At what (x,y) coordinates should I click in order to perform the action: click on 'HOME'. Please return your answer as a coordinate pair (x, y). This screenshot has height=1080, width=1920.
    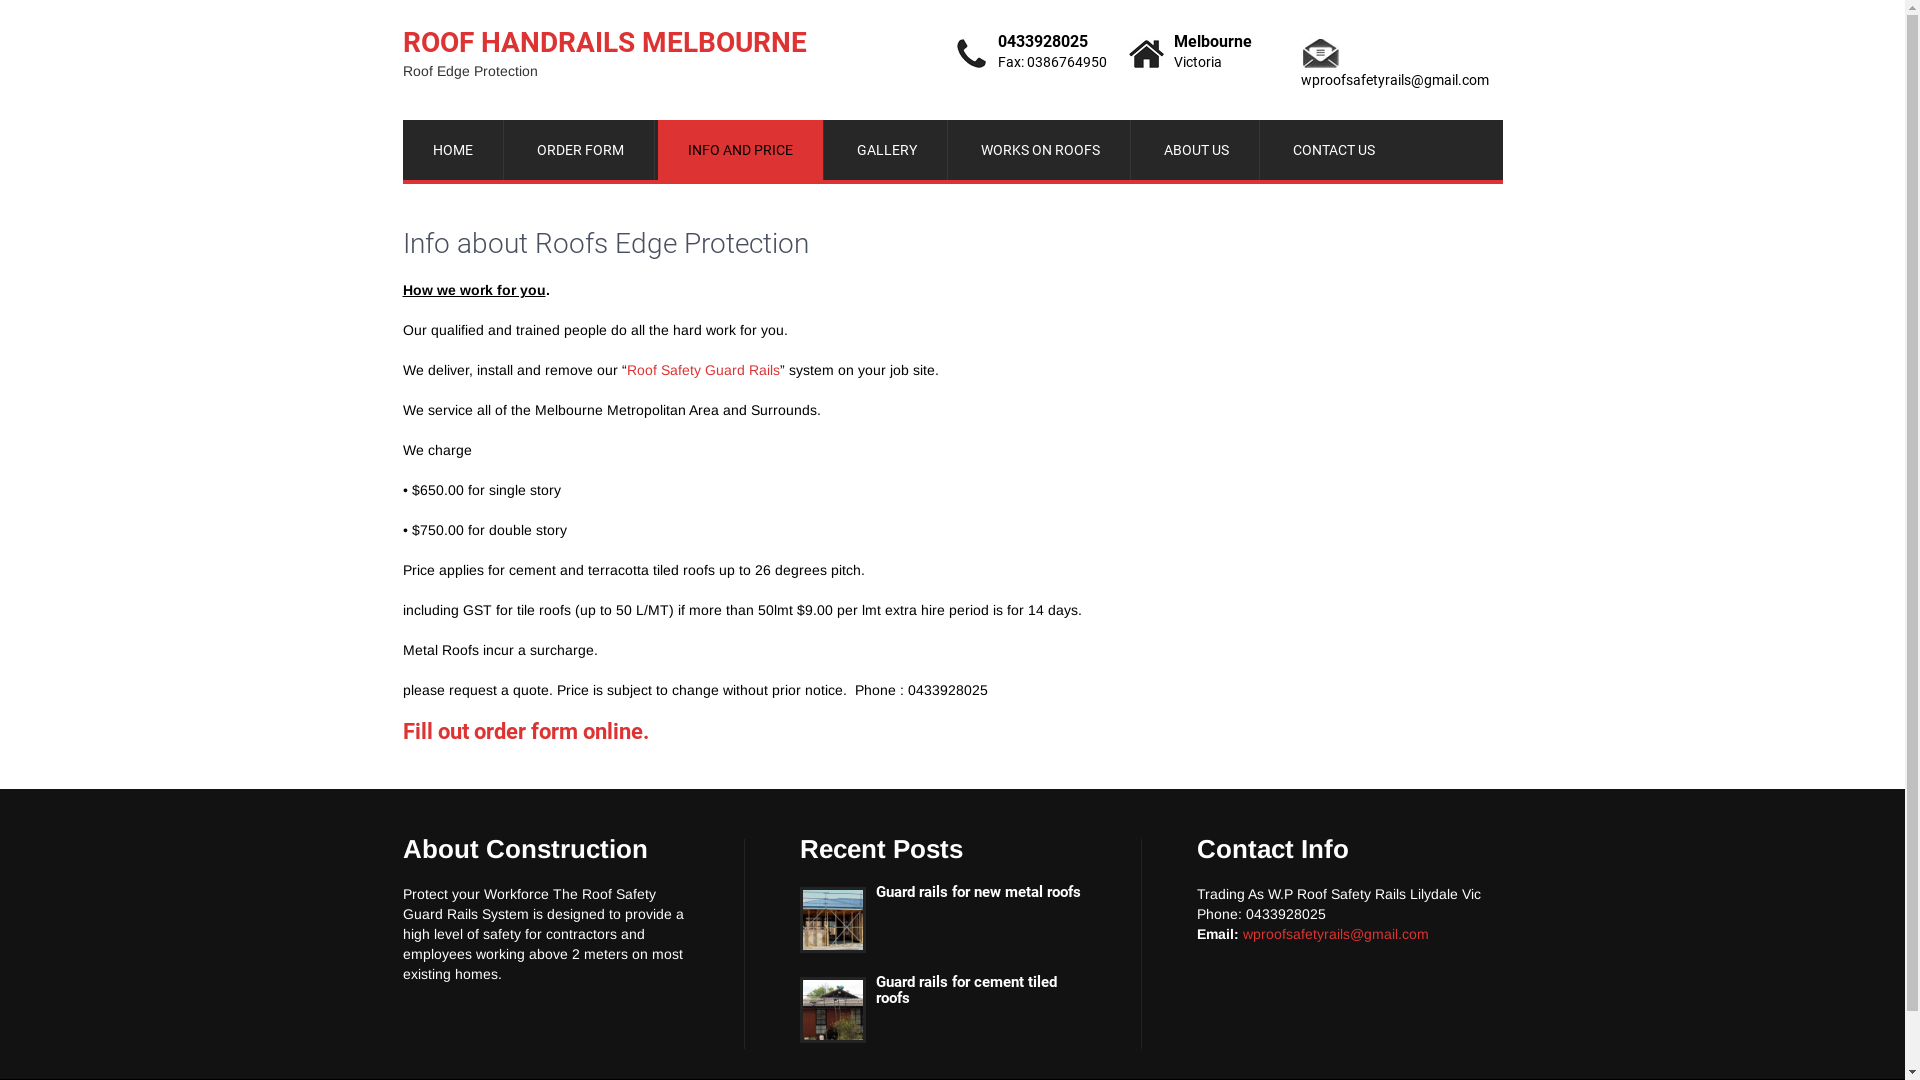
    Looking at the image, I should click on (451, 149).